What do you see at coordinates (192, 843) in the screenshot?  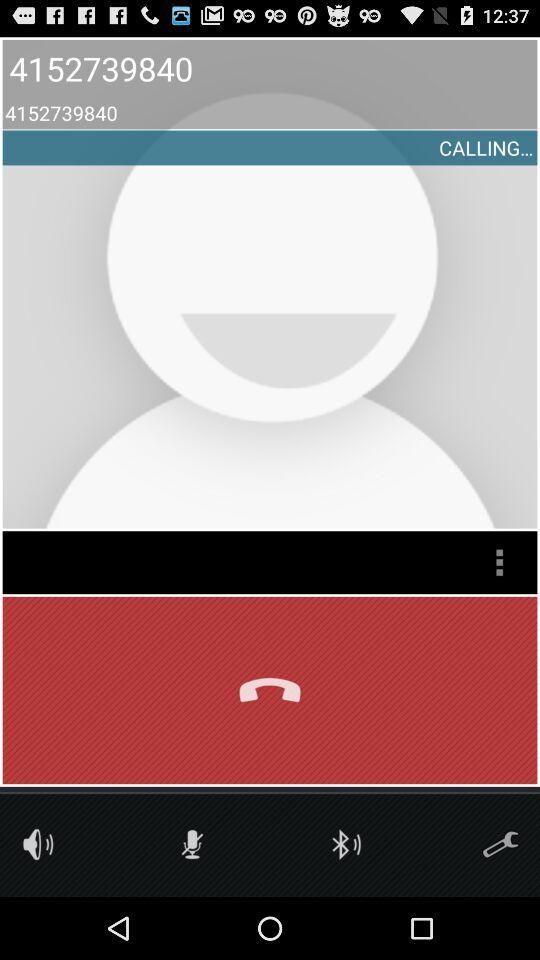 I see `mic off` at bounding box center [192, 843].